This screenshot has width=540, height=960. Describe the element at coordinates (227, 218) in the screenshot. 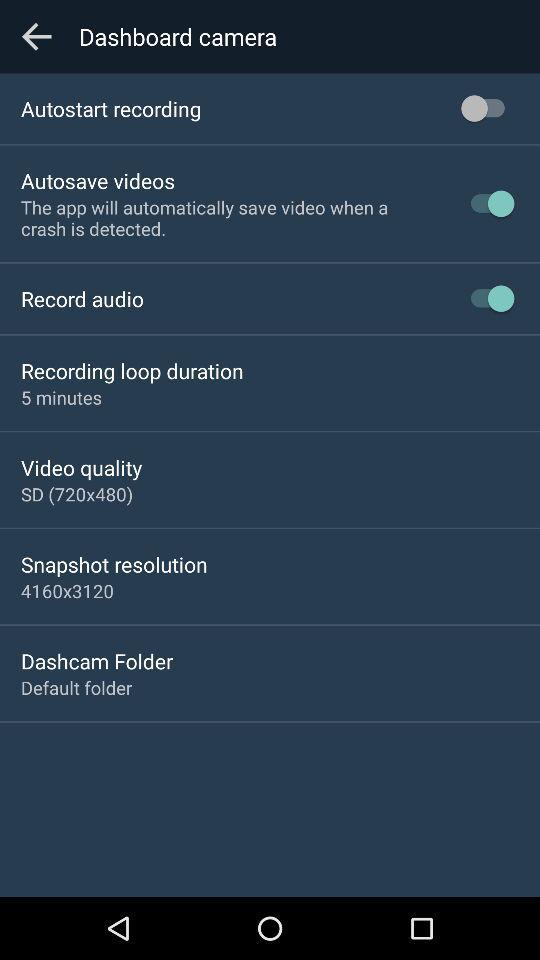

I see `the app will at the top` at that location.